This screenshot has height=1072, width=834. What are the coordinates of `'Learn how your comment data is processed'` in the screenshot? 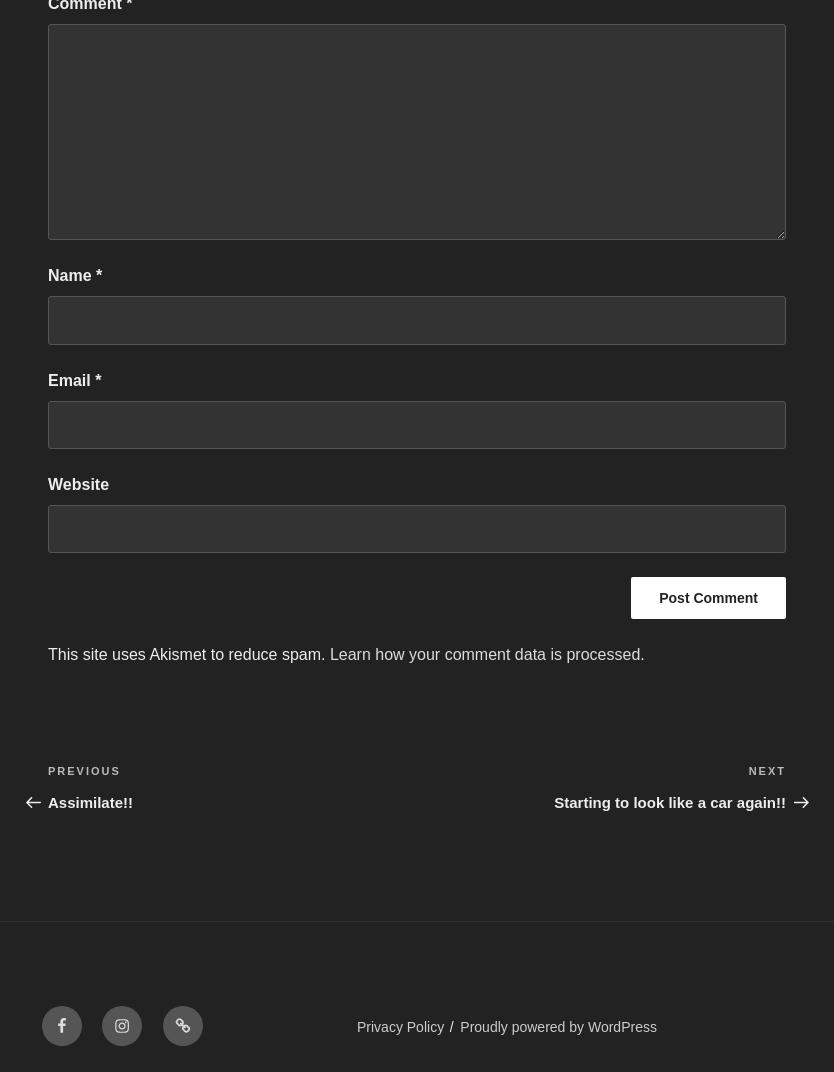 It's located at (484, 654).